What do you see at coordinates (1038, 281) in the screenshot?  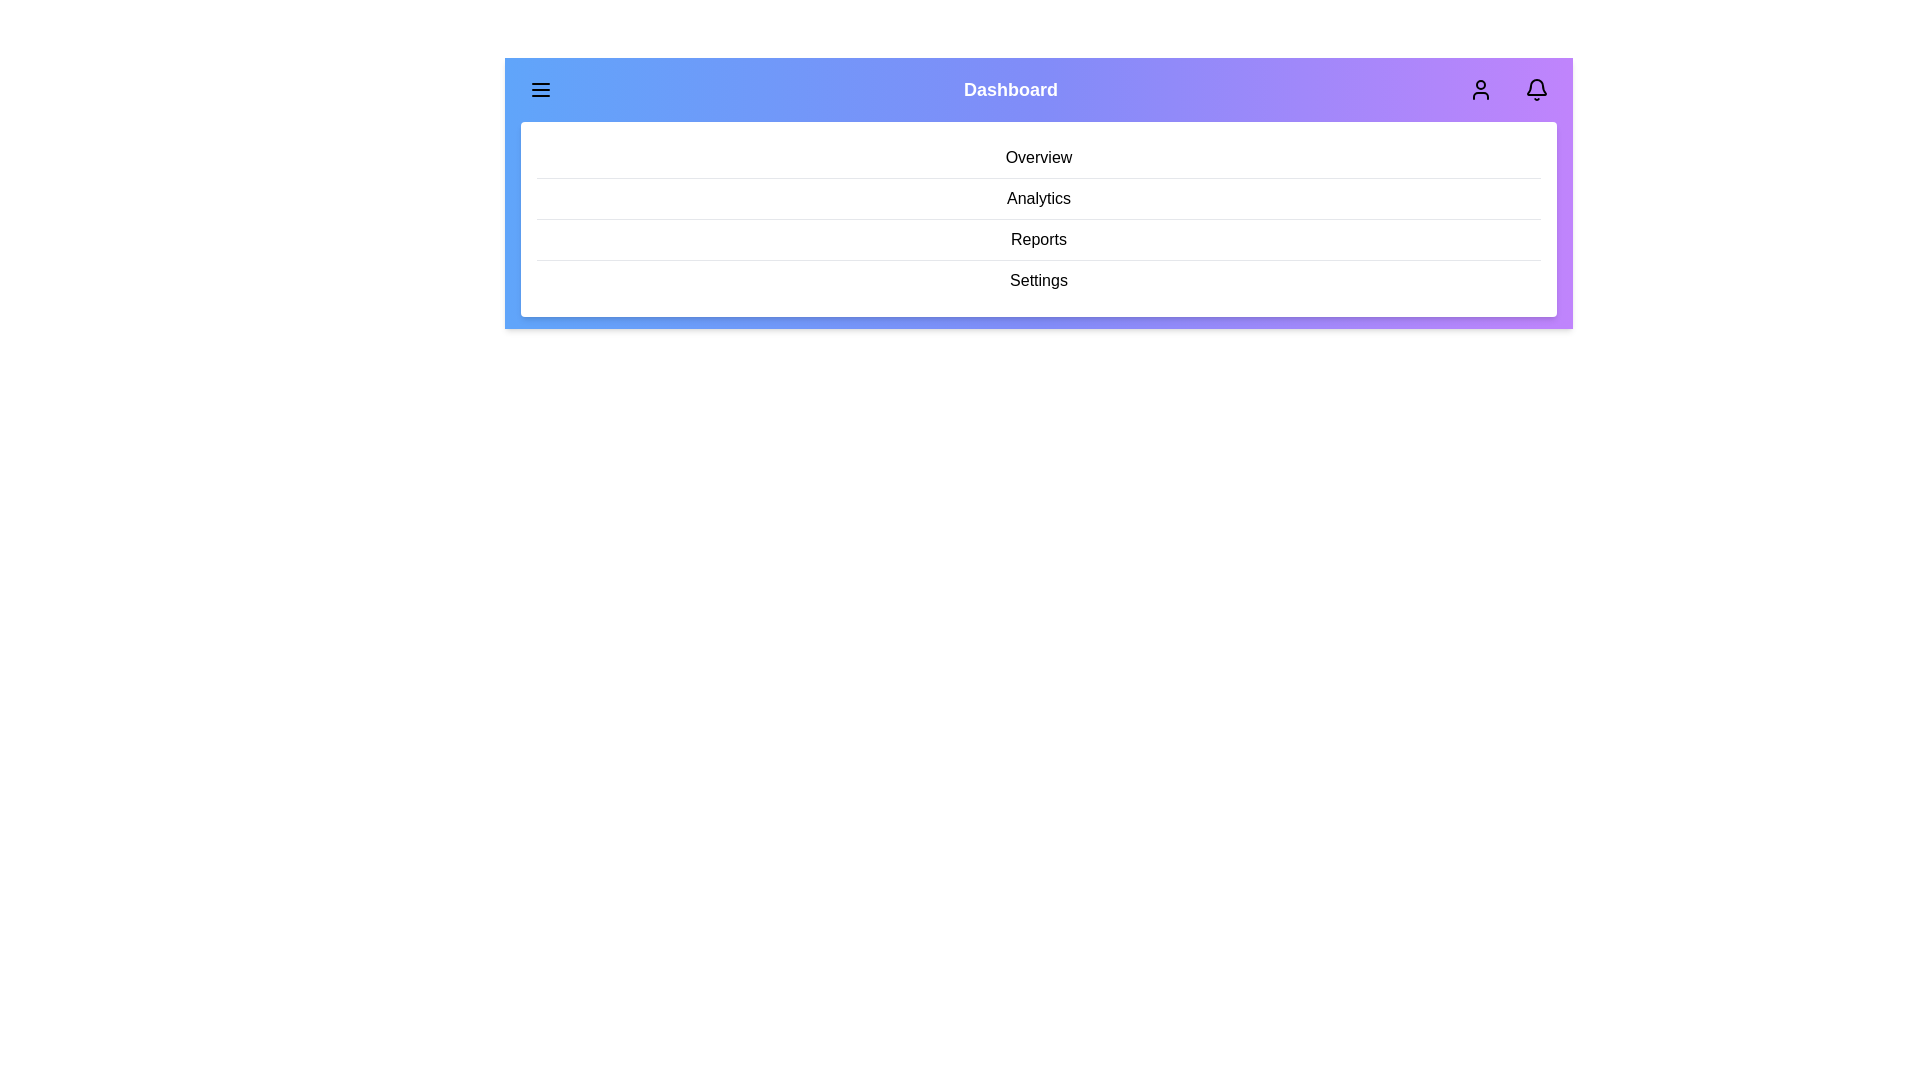 I see `the menu item Settings from the menu` at bounding box center [1038, 281].